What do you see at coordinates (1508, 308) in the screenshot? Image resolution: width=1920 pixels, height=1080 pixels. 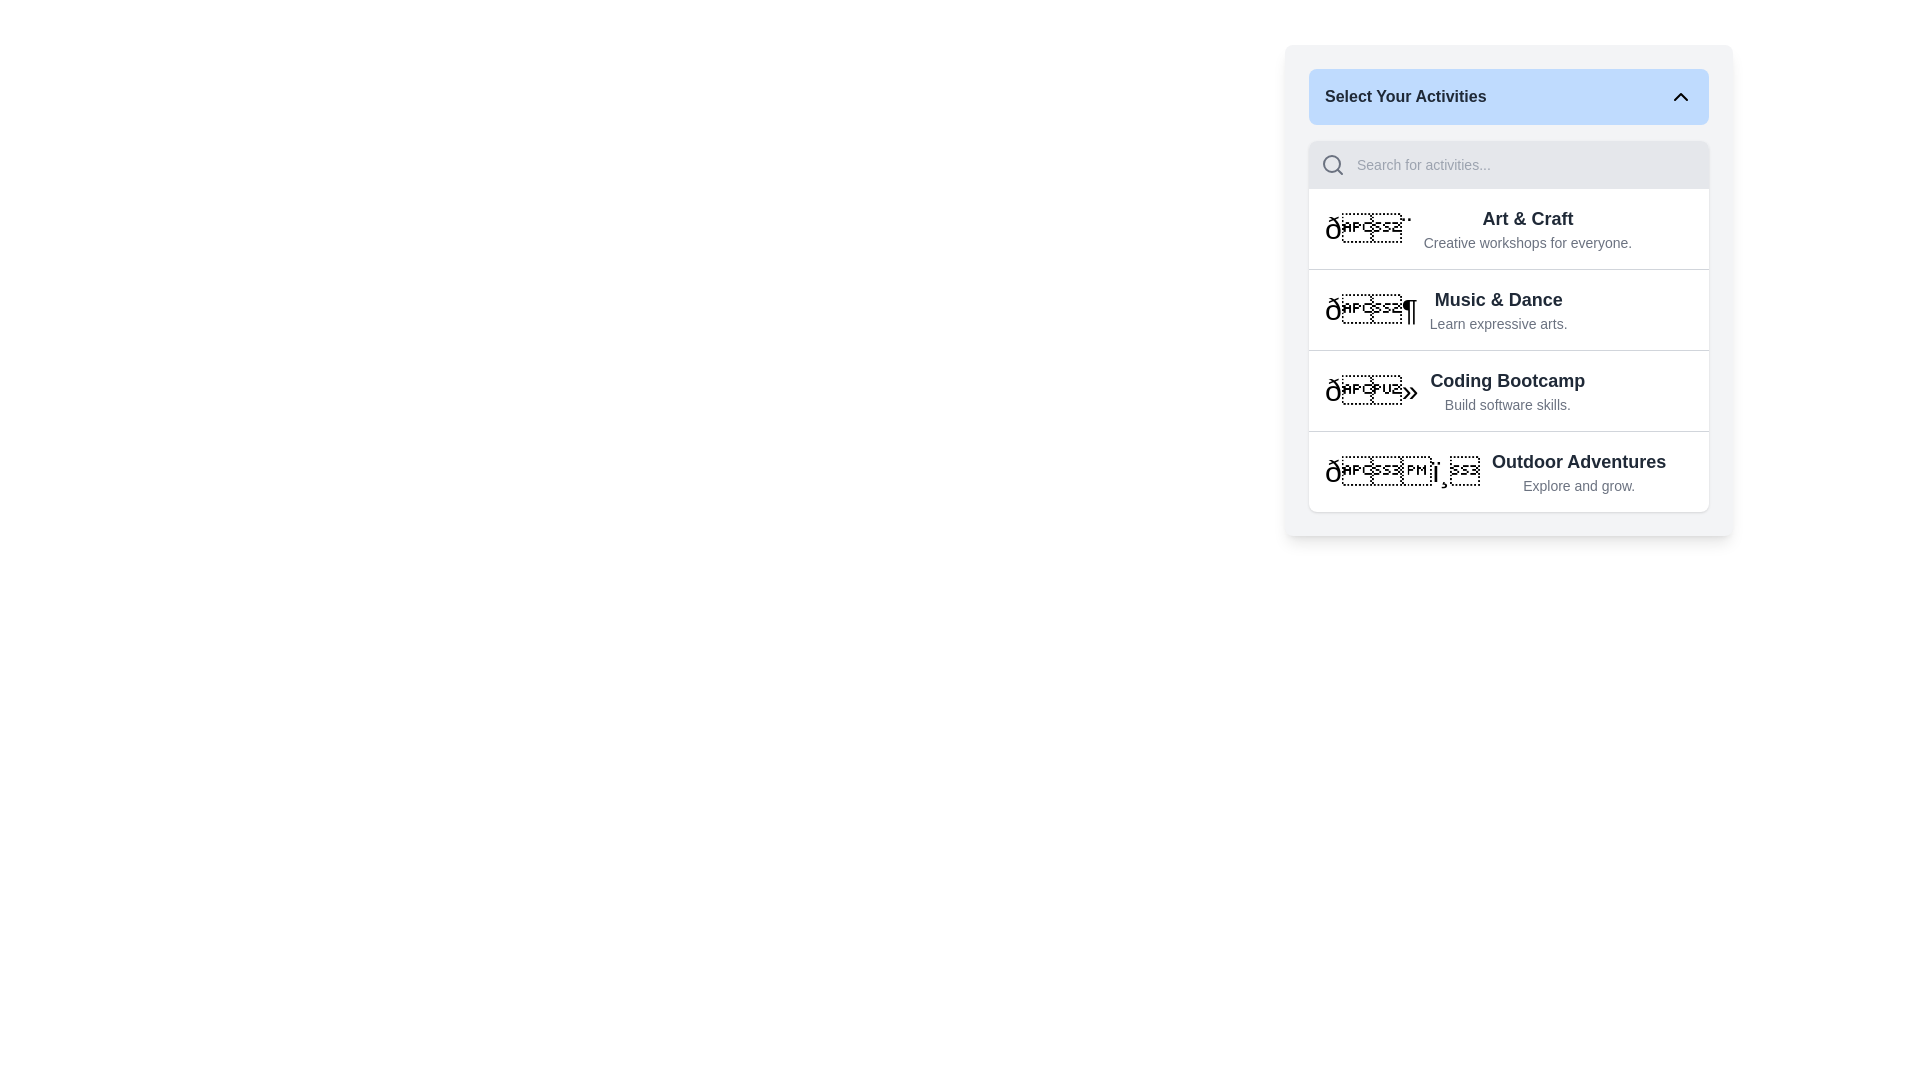 I see `the second list item featuring the musical note emoji "🎶", header "Music & Dance", and subheading "Learn expressive arts."` at bounding box center [1508, 308].